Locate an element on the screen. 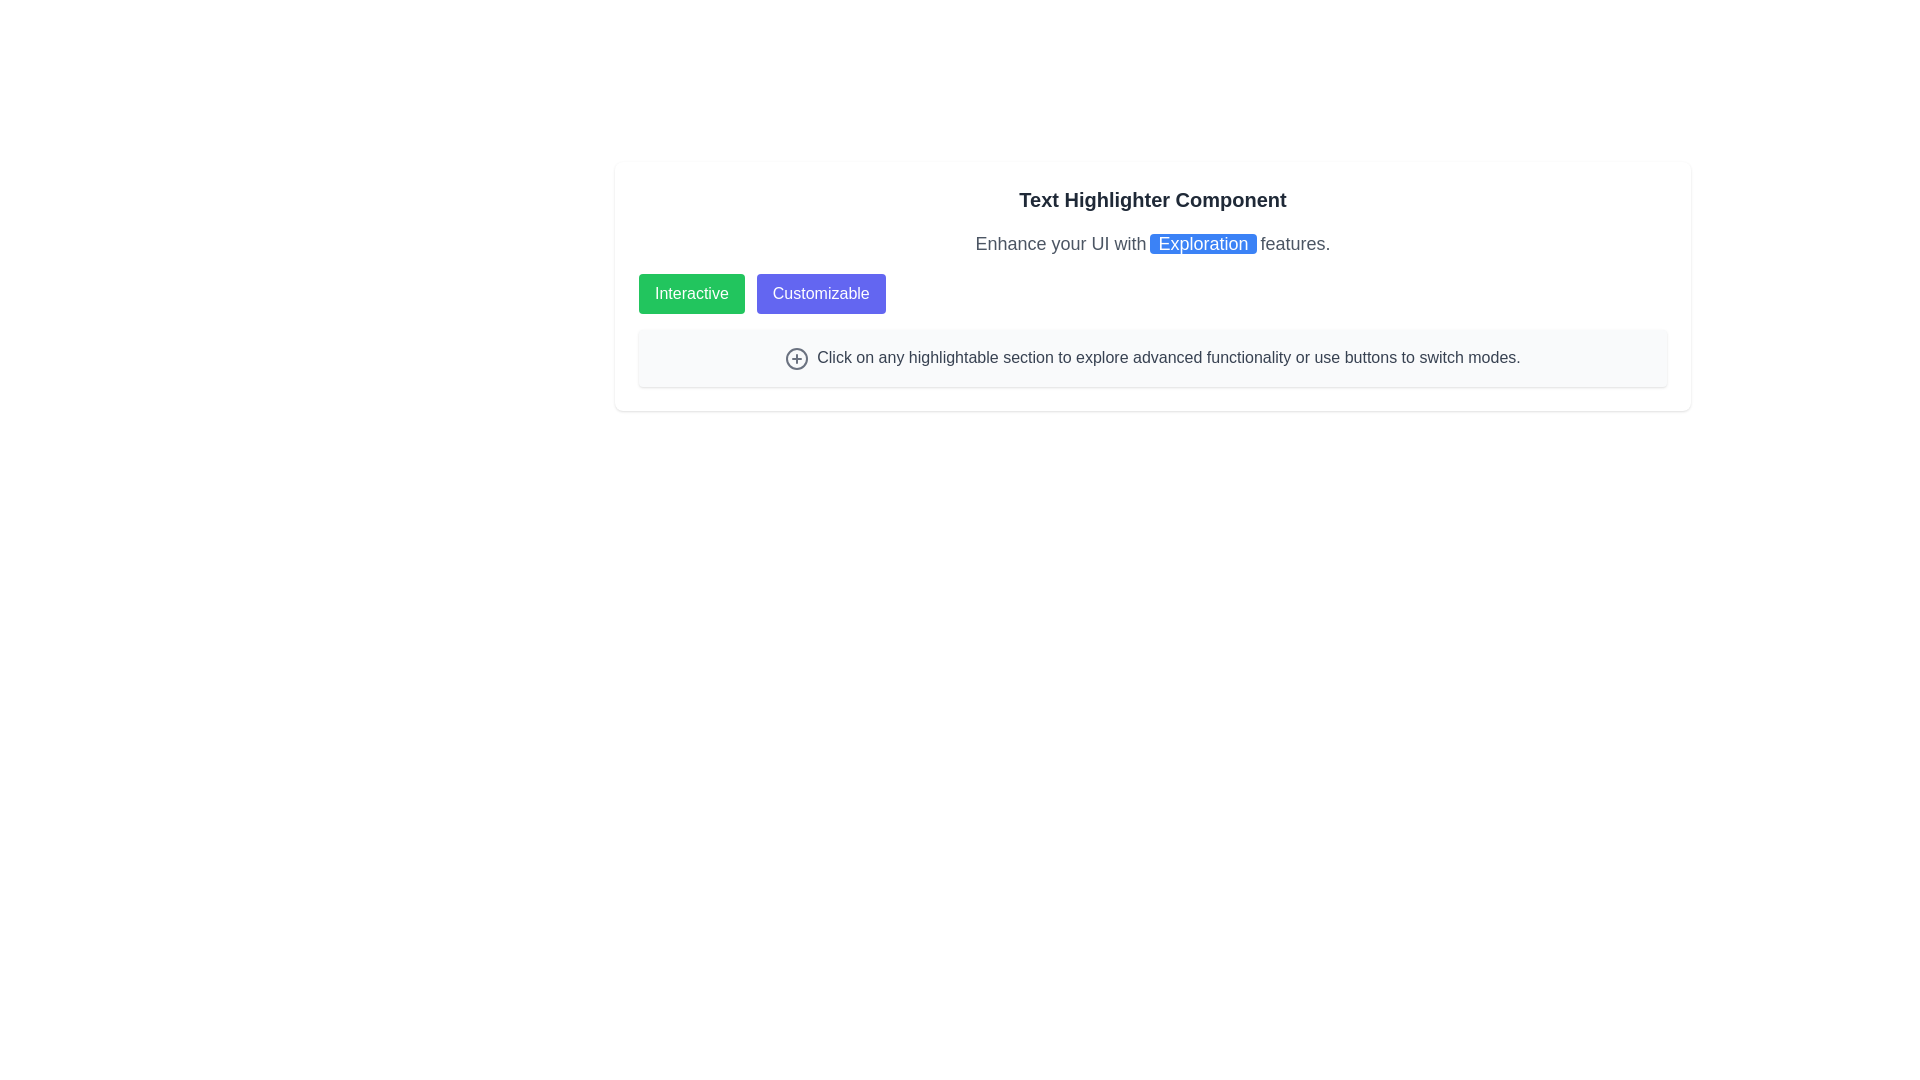 The height and width of the screenshot is (1080, 1920). the text component displaying 'Enhance your UI with Exploration features.' is located at coordinates (1152, 242).